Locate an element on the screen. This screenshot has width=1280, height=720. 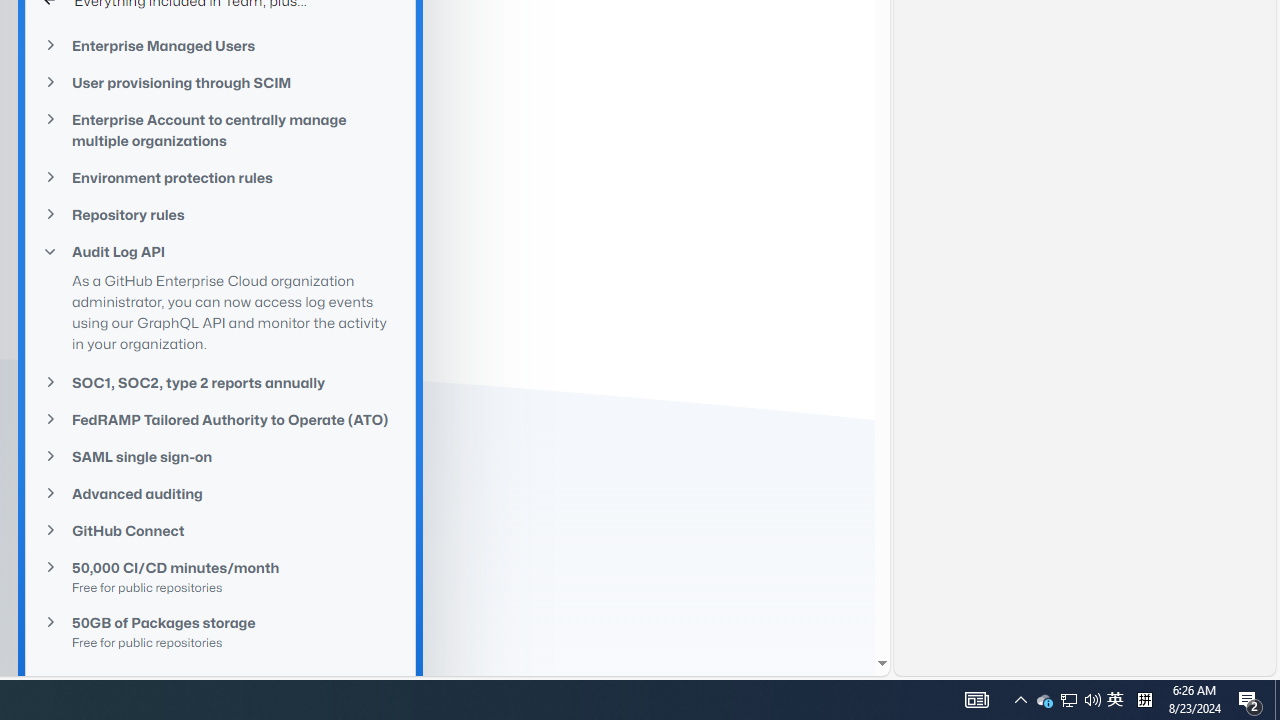
'50GB of Packages storage Free for public repositories' is located at coordinates (220, 632).